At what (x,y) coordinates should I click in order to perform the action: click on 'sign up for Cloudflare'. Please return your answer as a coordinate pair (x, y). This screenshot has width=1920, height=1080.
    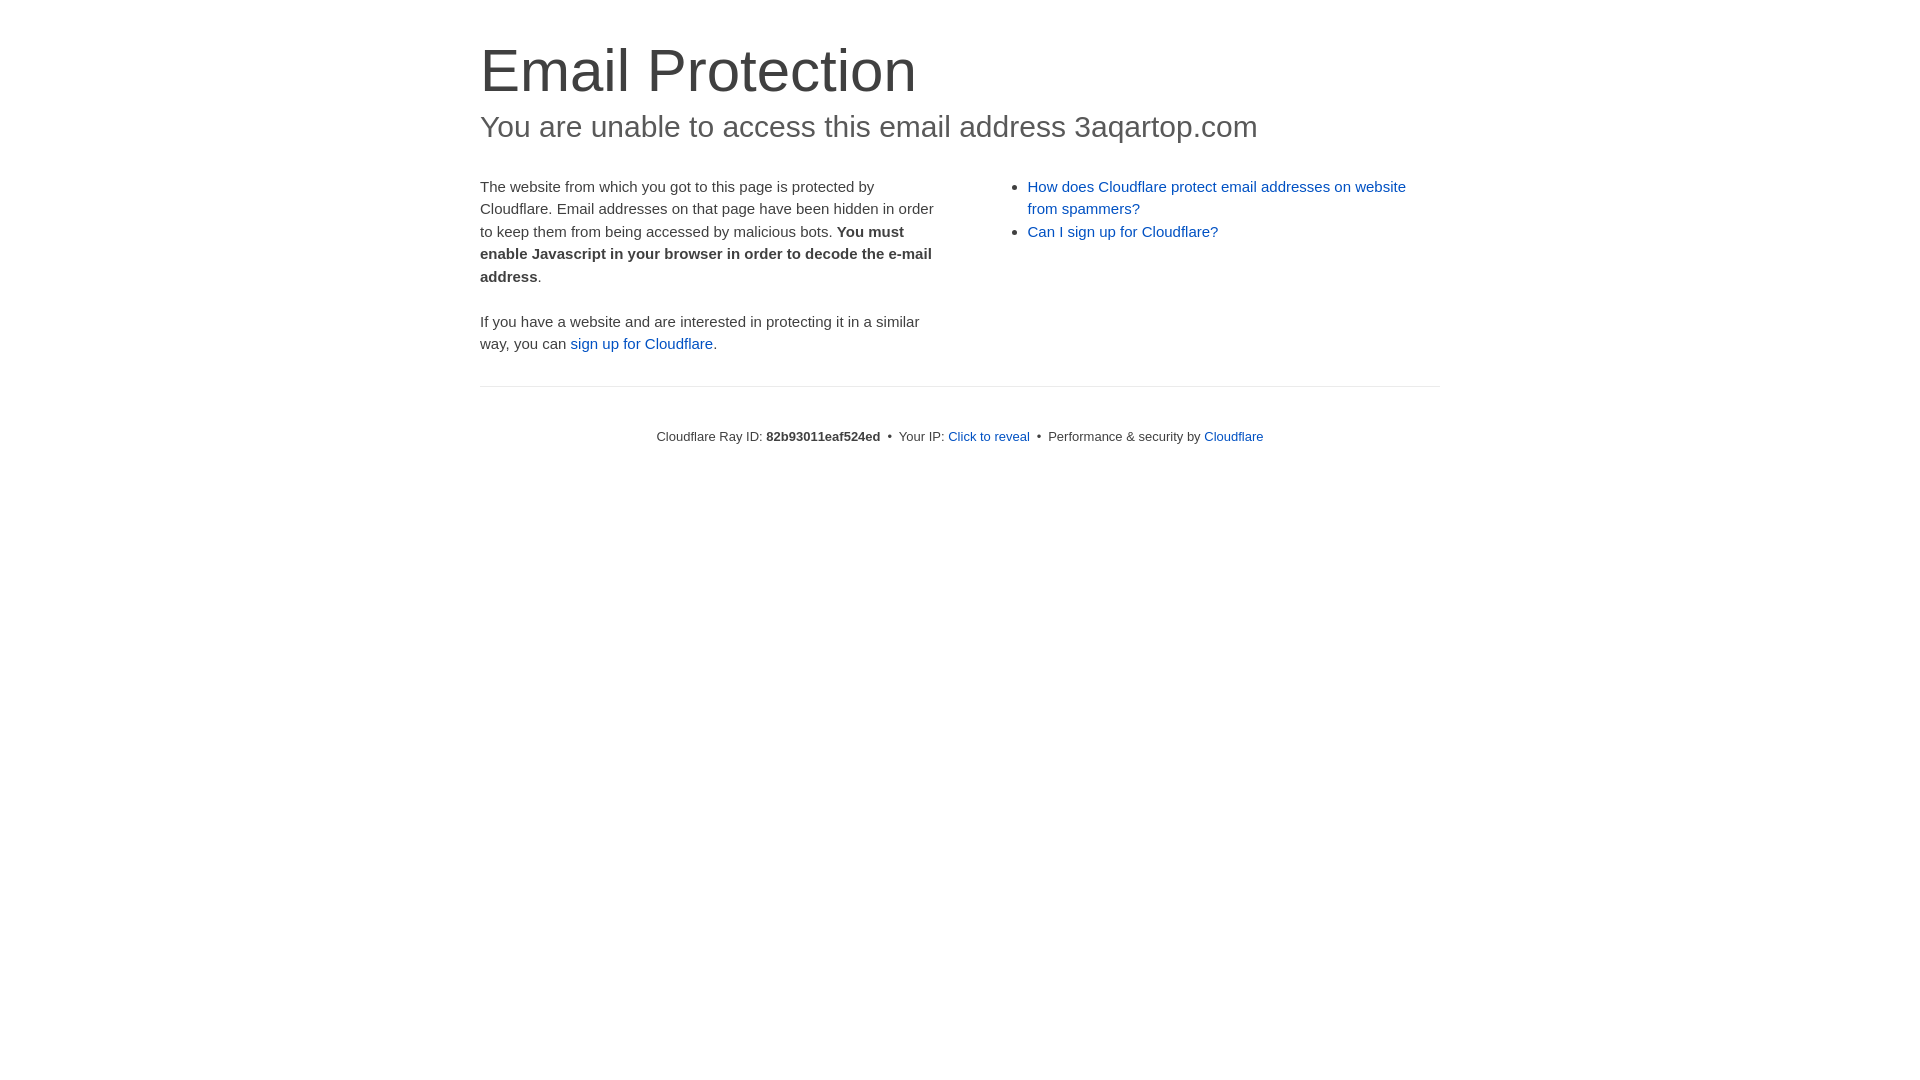
    Looking at the image, I should click on (642, 342).